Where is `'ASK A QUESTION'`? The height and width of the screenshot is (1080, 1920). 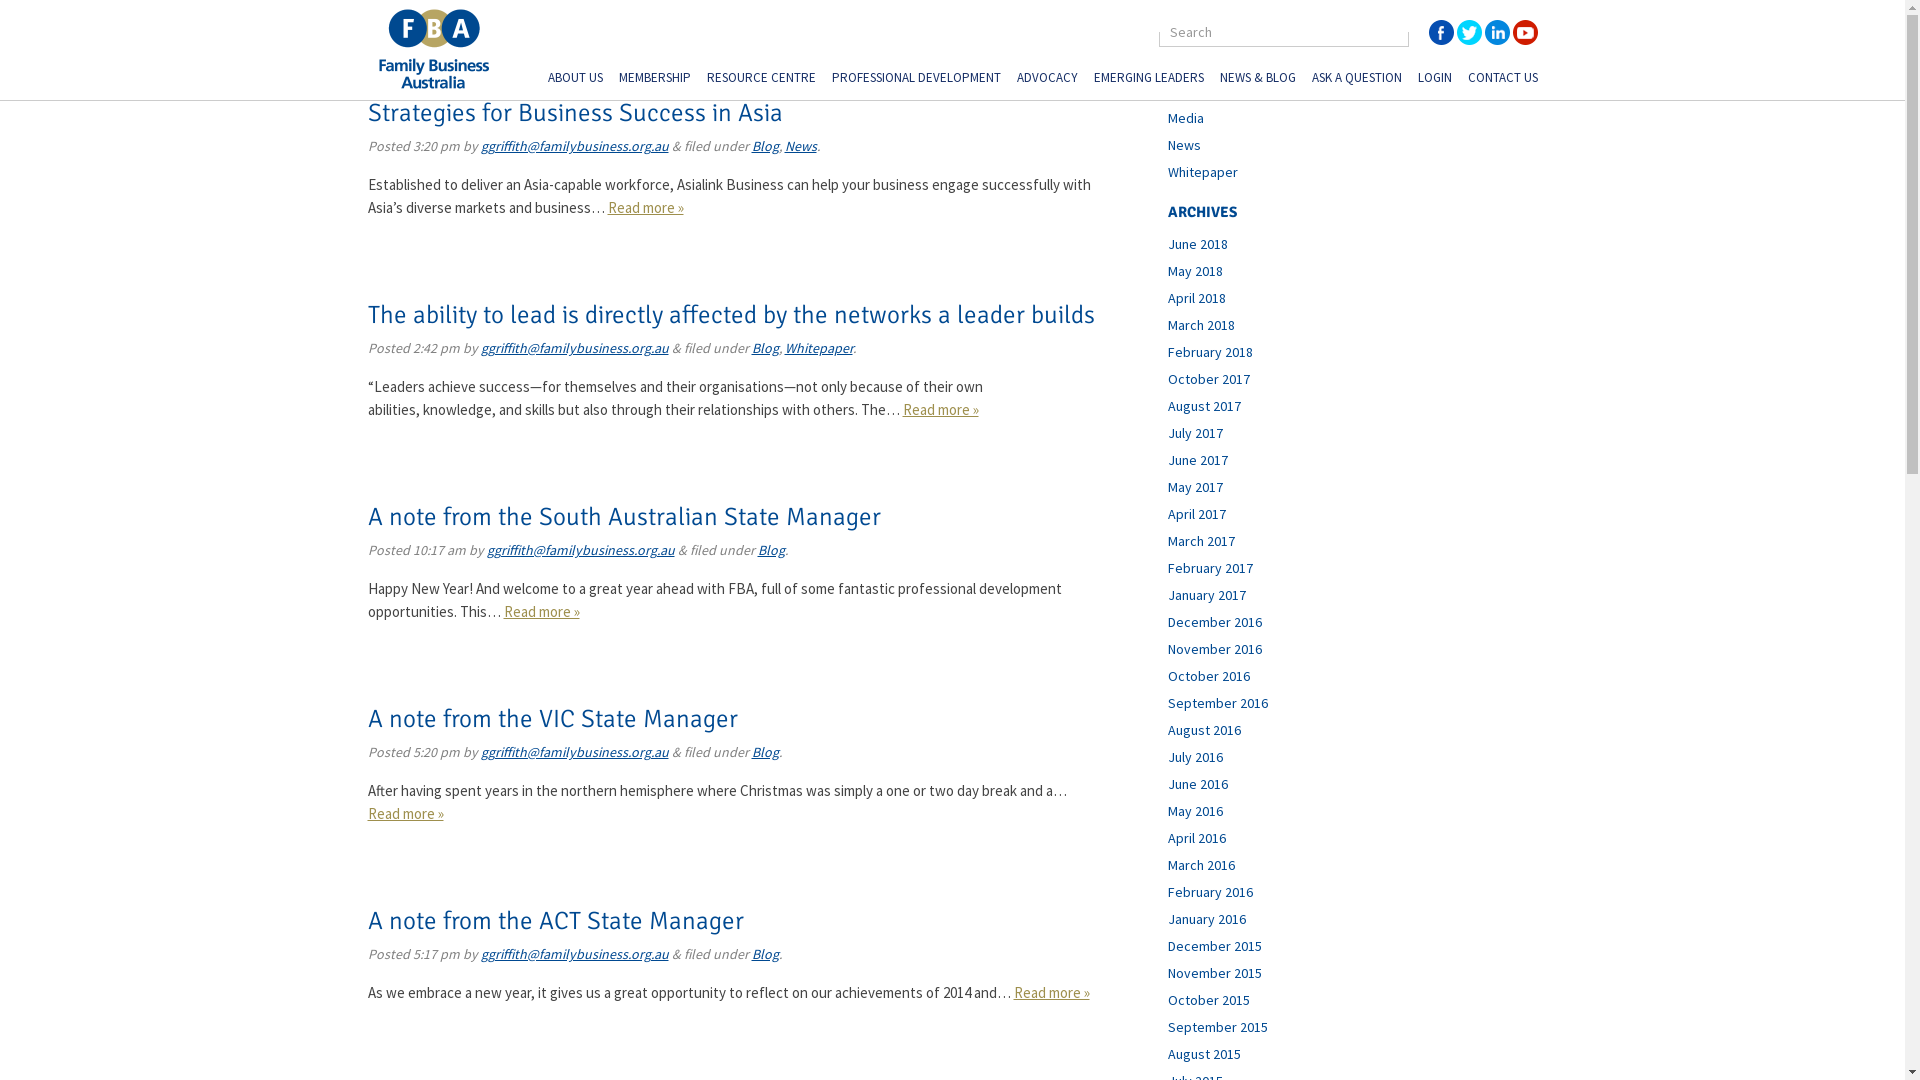
'ASK A QUESTION' is located at coordinates (1357, 79).